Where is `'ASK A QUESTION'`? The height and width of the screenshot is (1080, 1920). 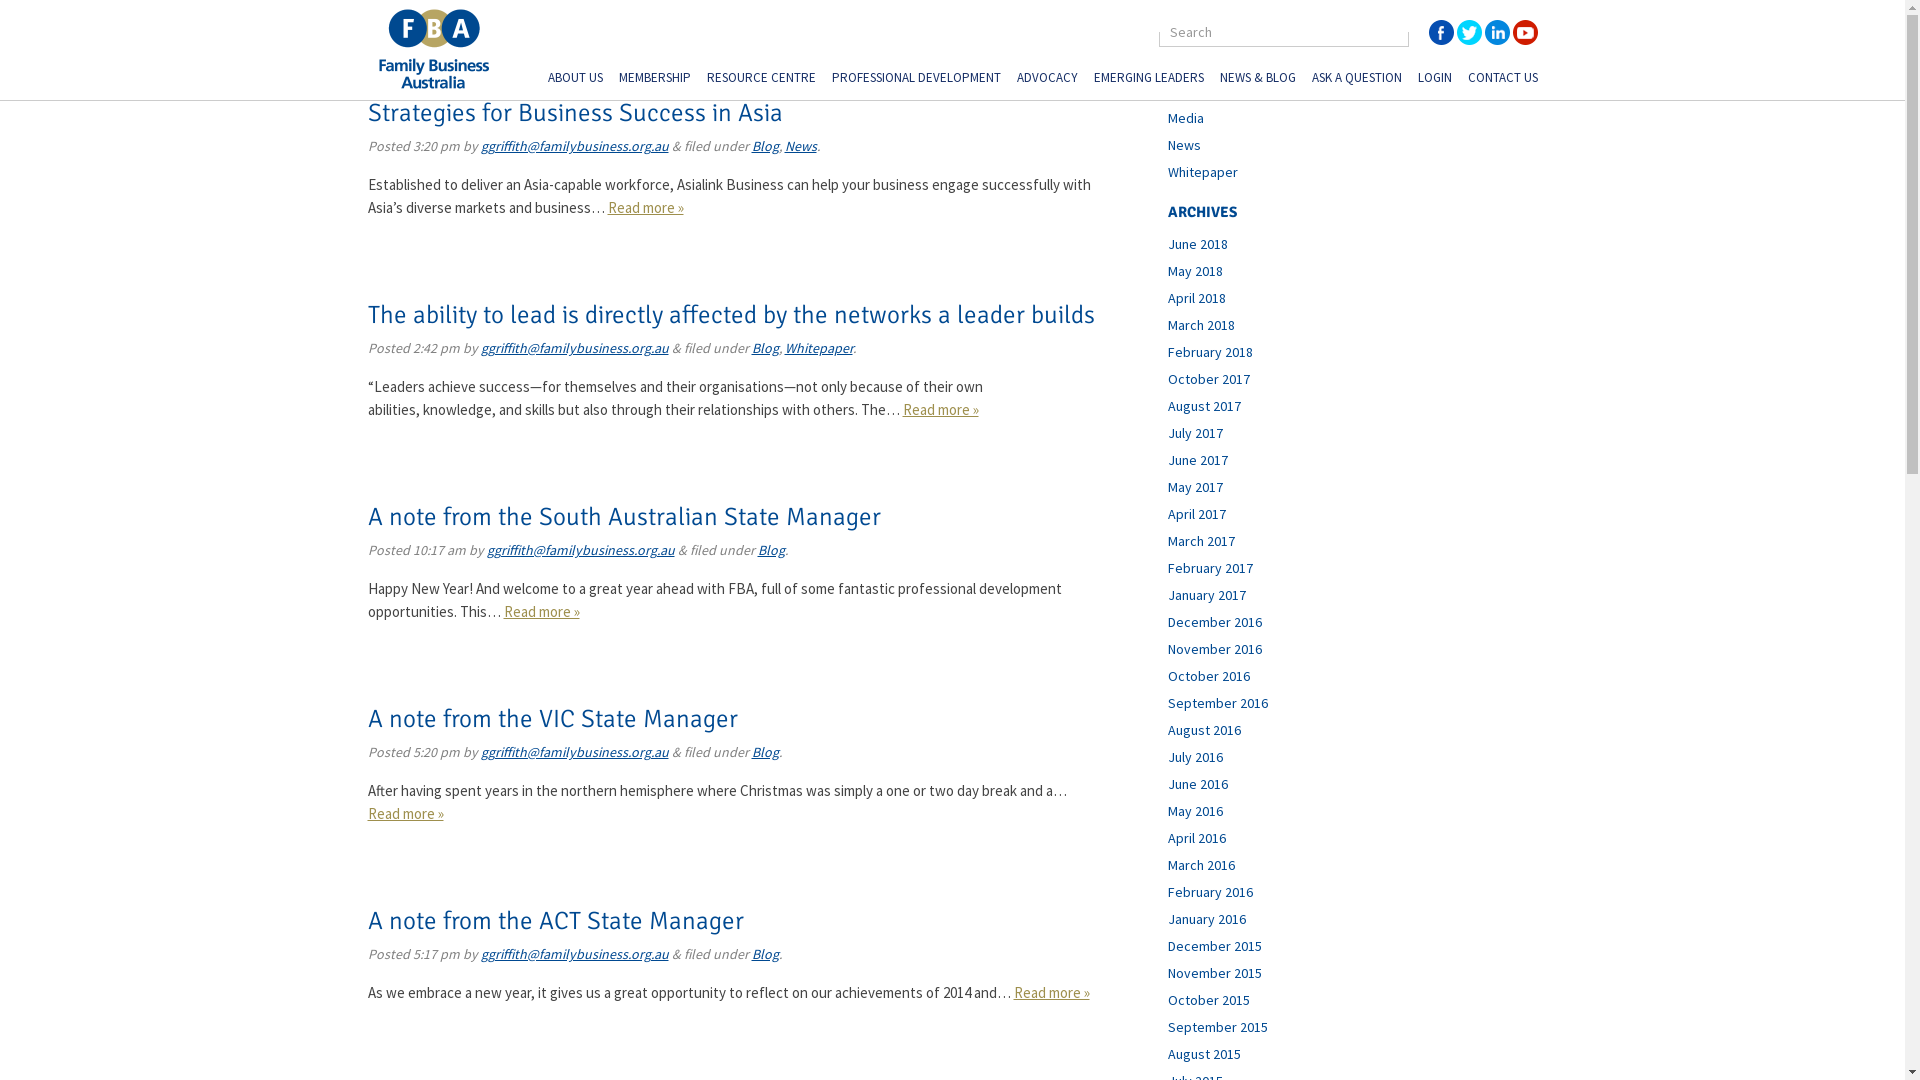
'ASK A QUESTION' is located at coordinates (1357, 79).